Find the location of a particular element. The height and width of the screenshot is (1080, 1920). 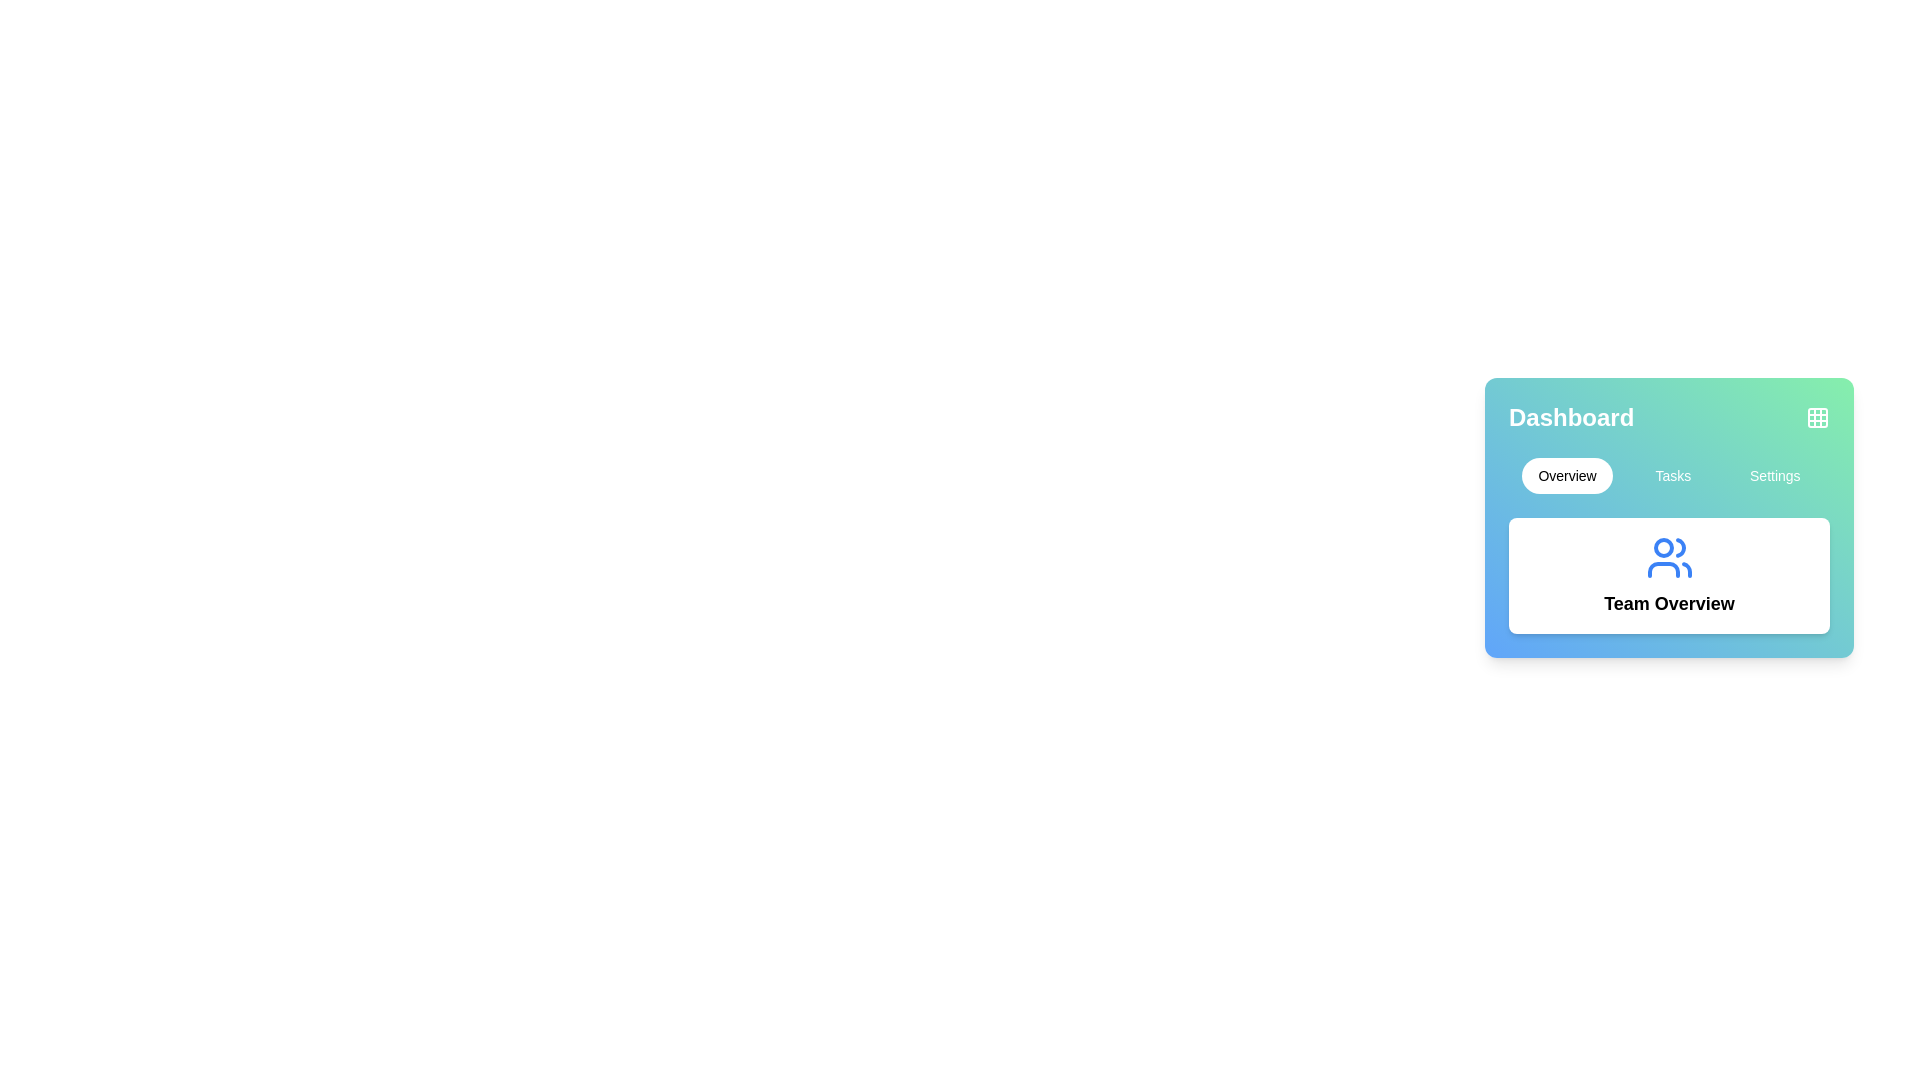

the 'Settings' button, which is the rightmost button in the horizontal set of three buttons is located at coordinates (1775, 475).